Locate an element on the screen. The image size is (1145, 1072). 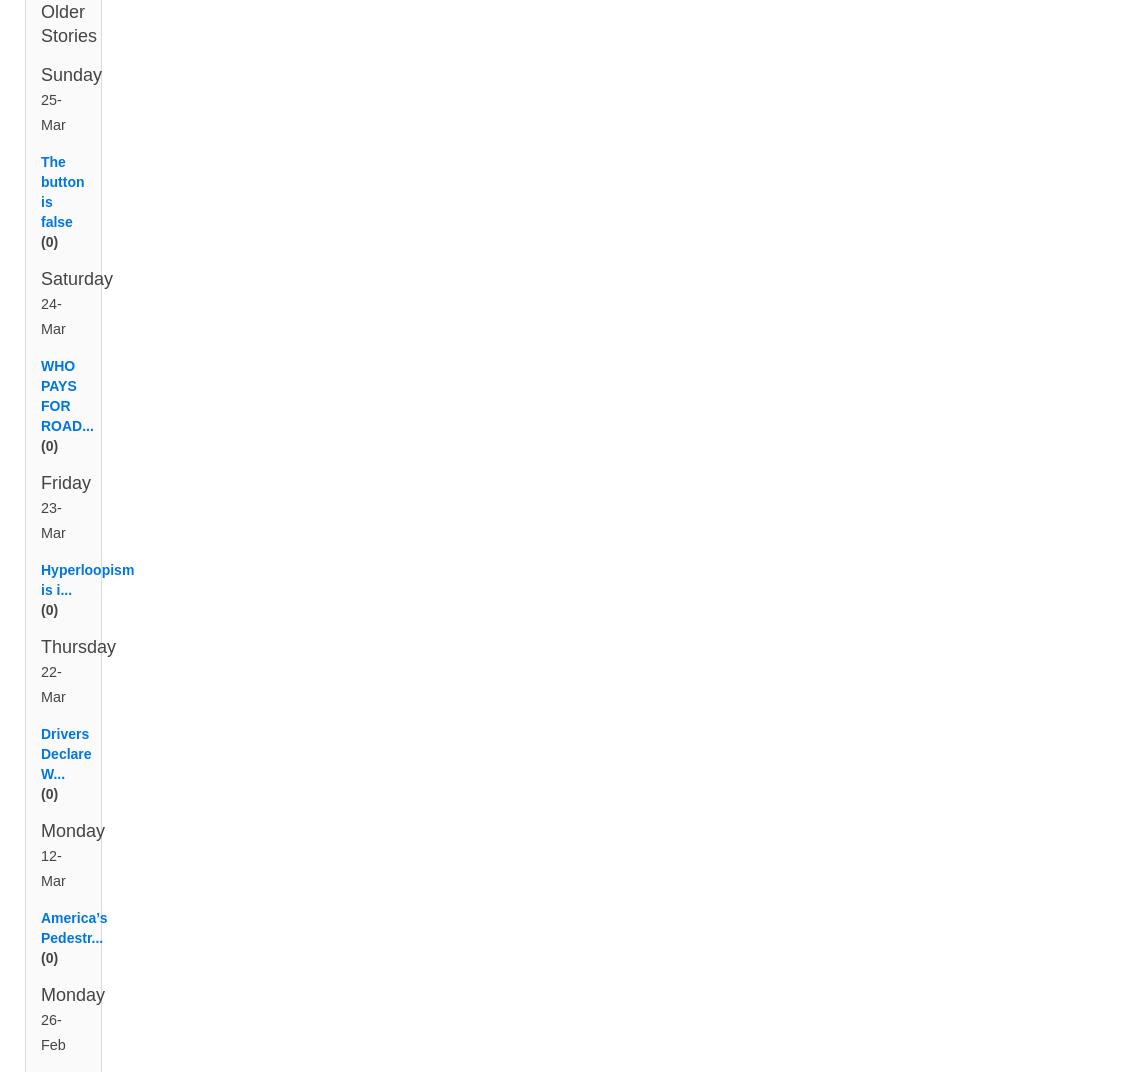
'Friday' is located at coordinates (65, 506).